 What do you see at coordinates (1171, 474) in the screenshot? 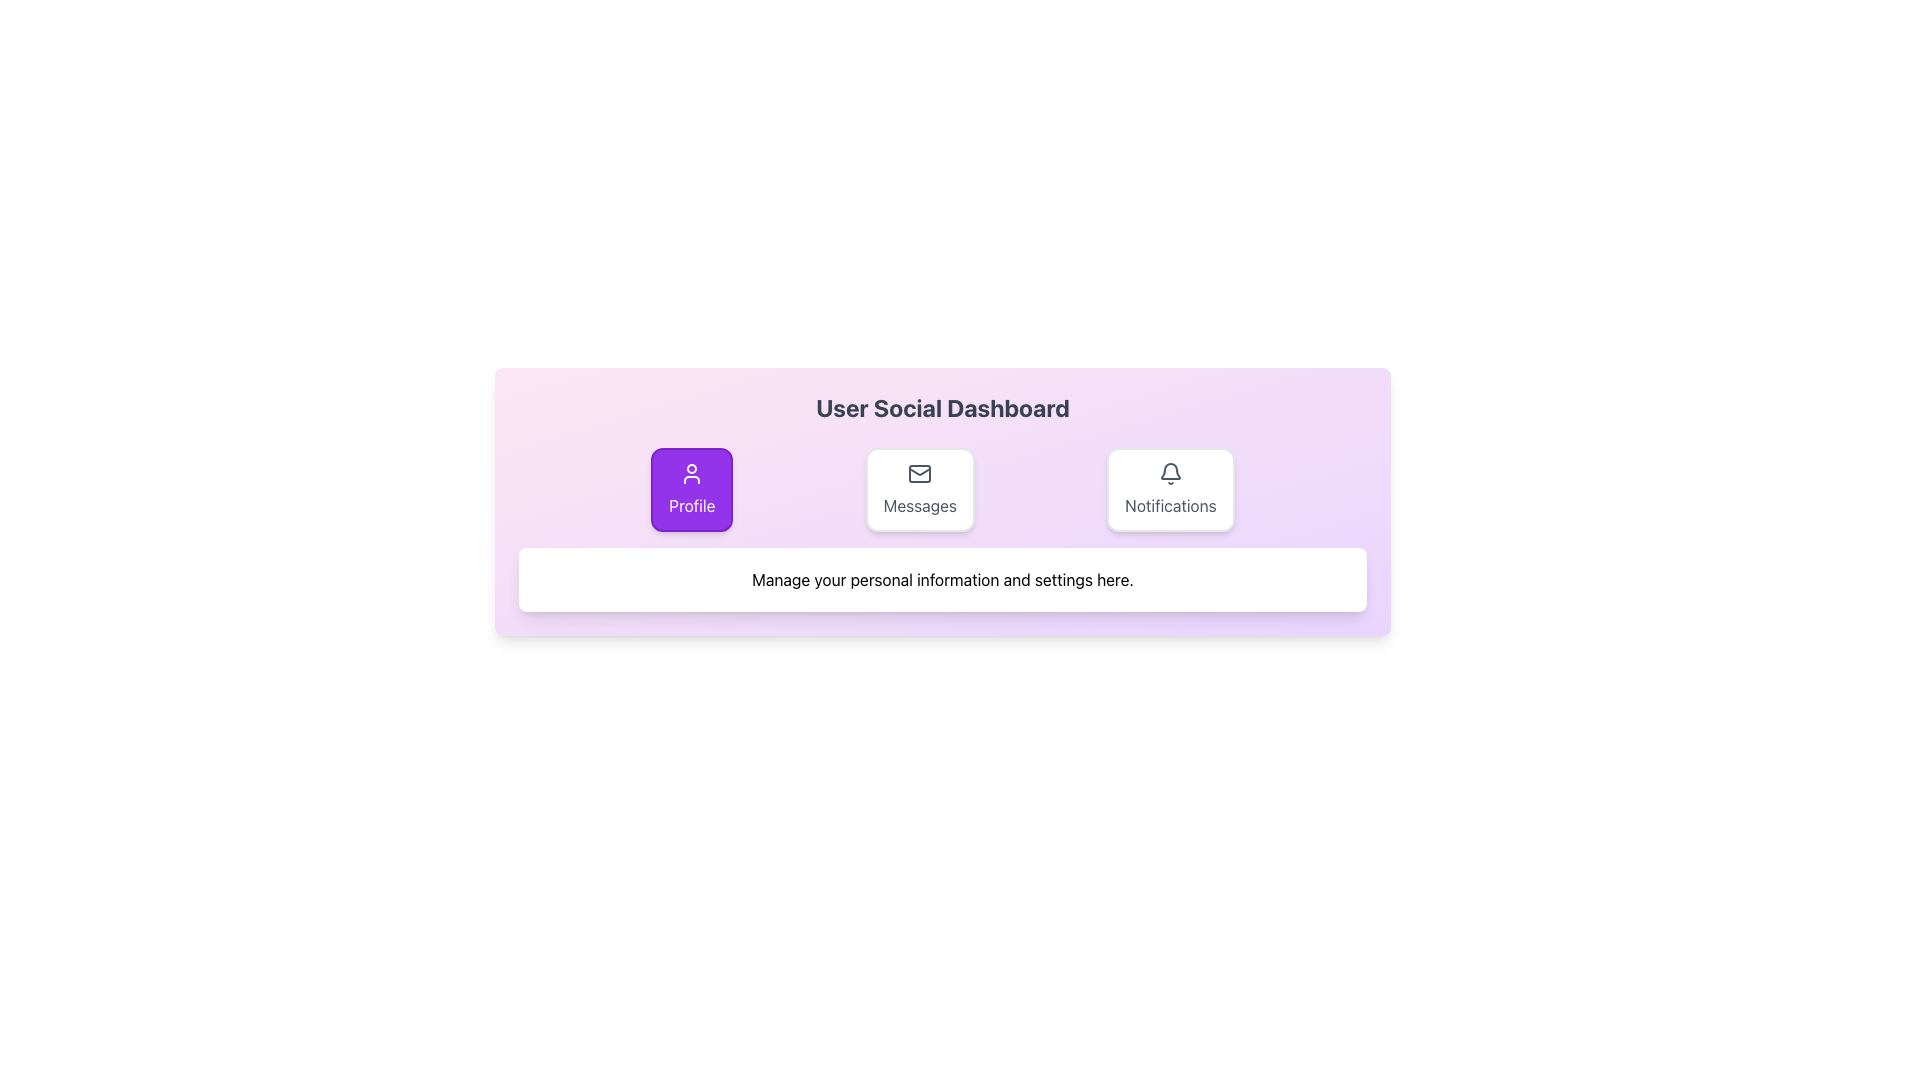
I see `the bell-shaped notification icon, which is located at the top of the 'Notifications' card in the rightmost section of the layout` at bounding box center [1171, 474].